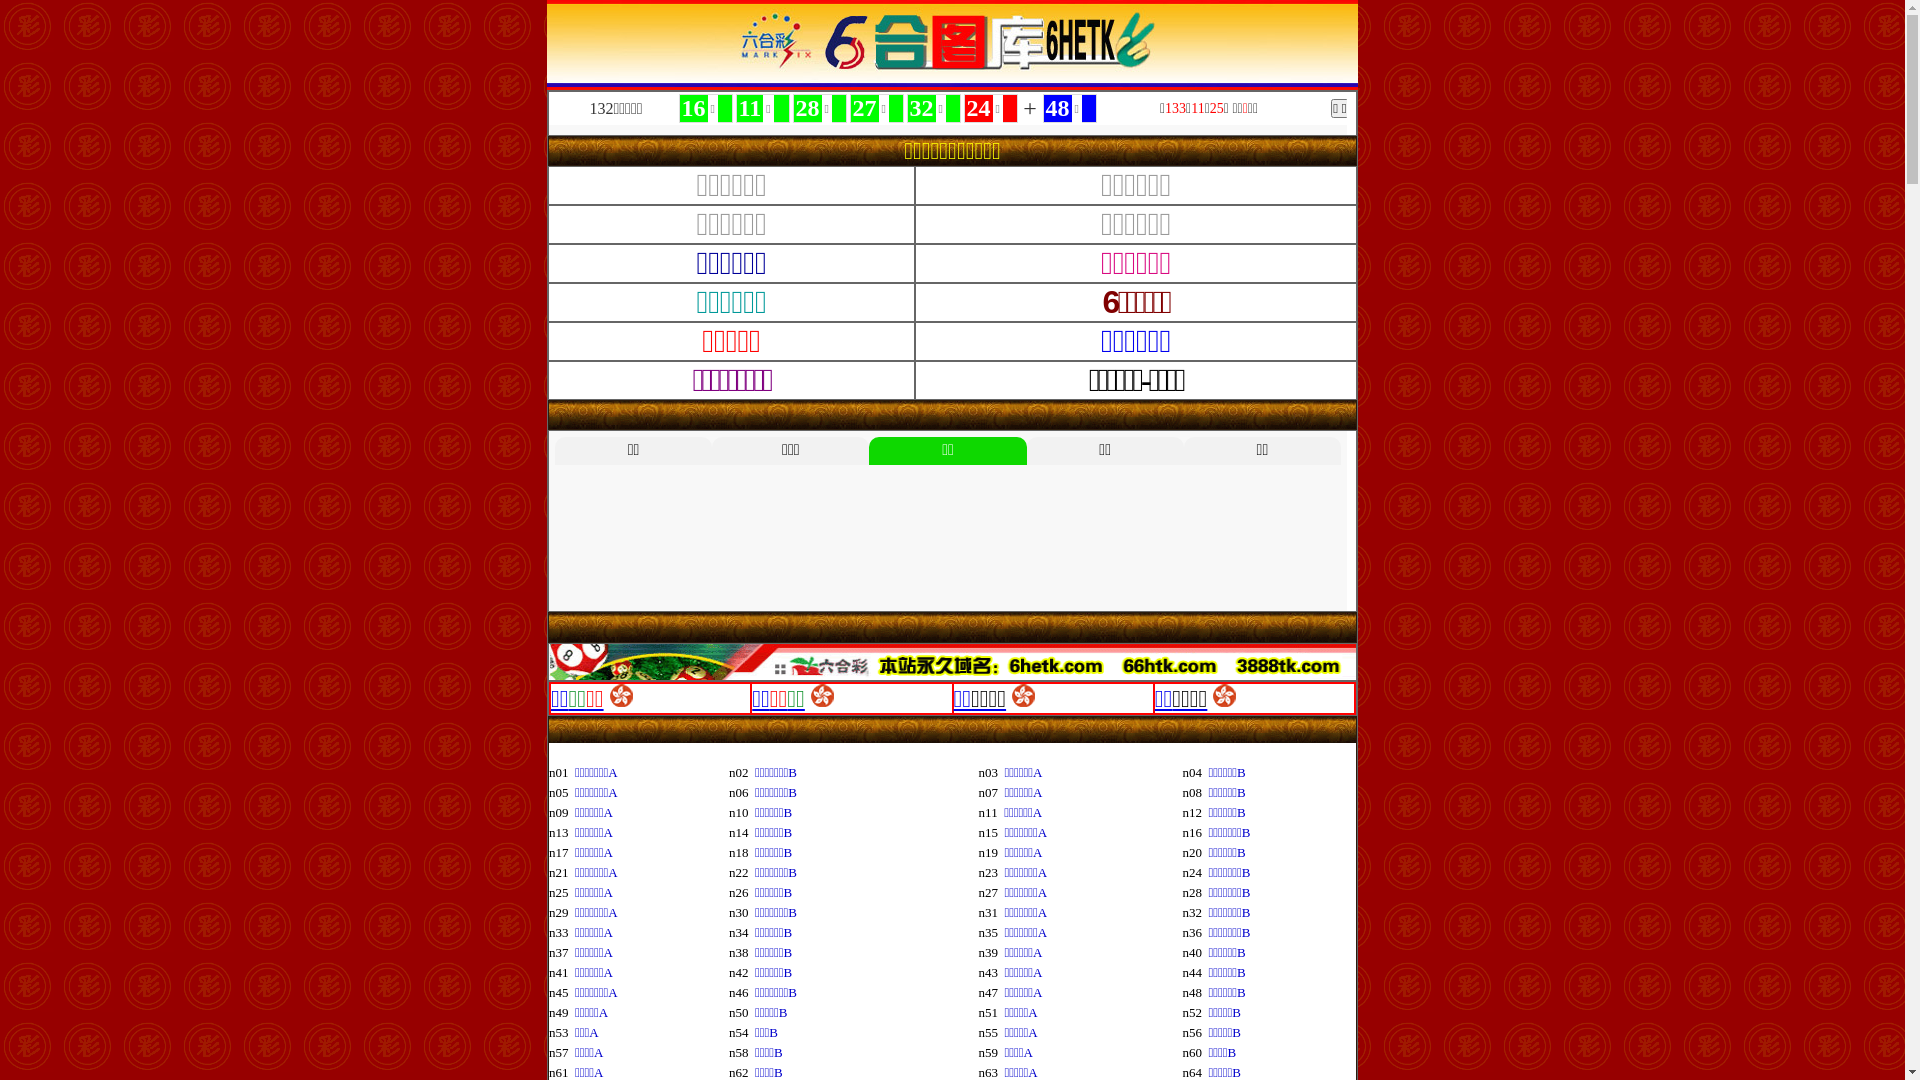  I want to click on 'n59 ', so click(992, 1051).